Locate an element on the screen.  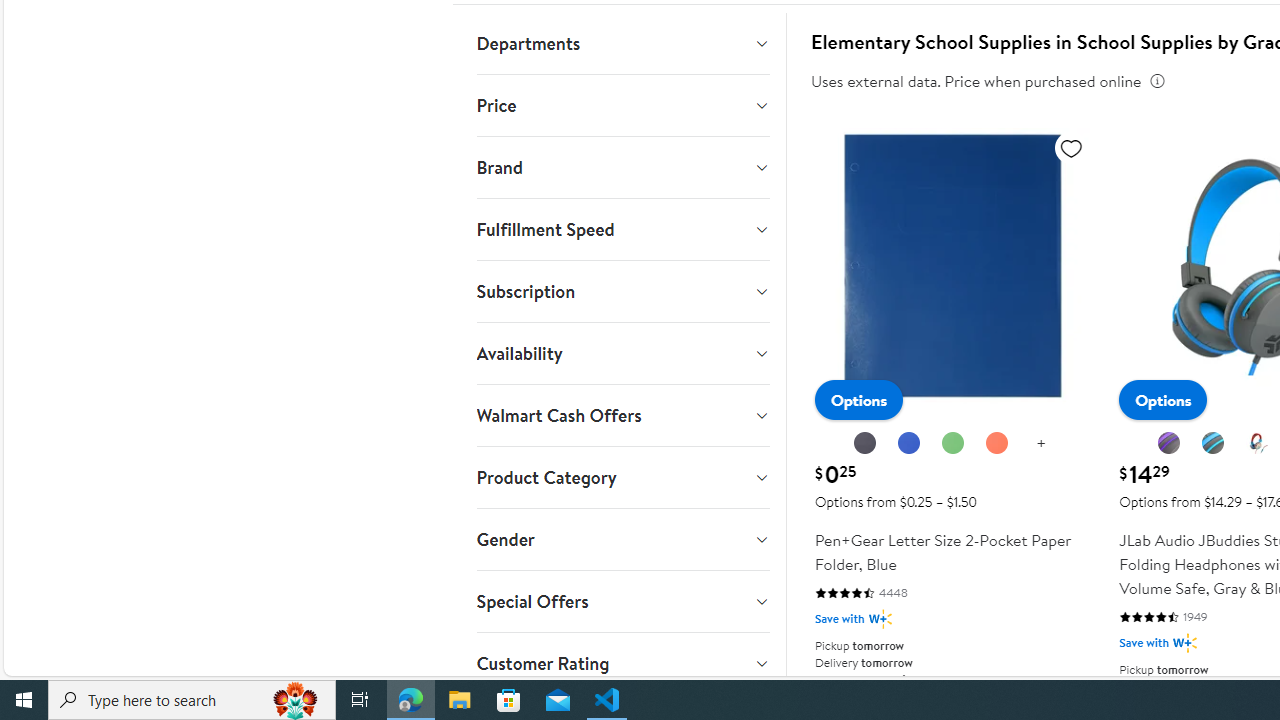
'Blue' is located at coordinates (908, 443).